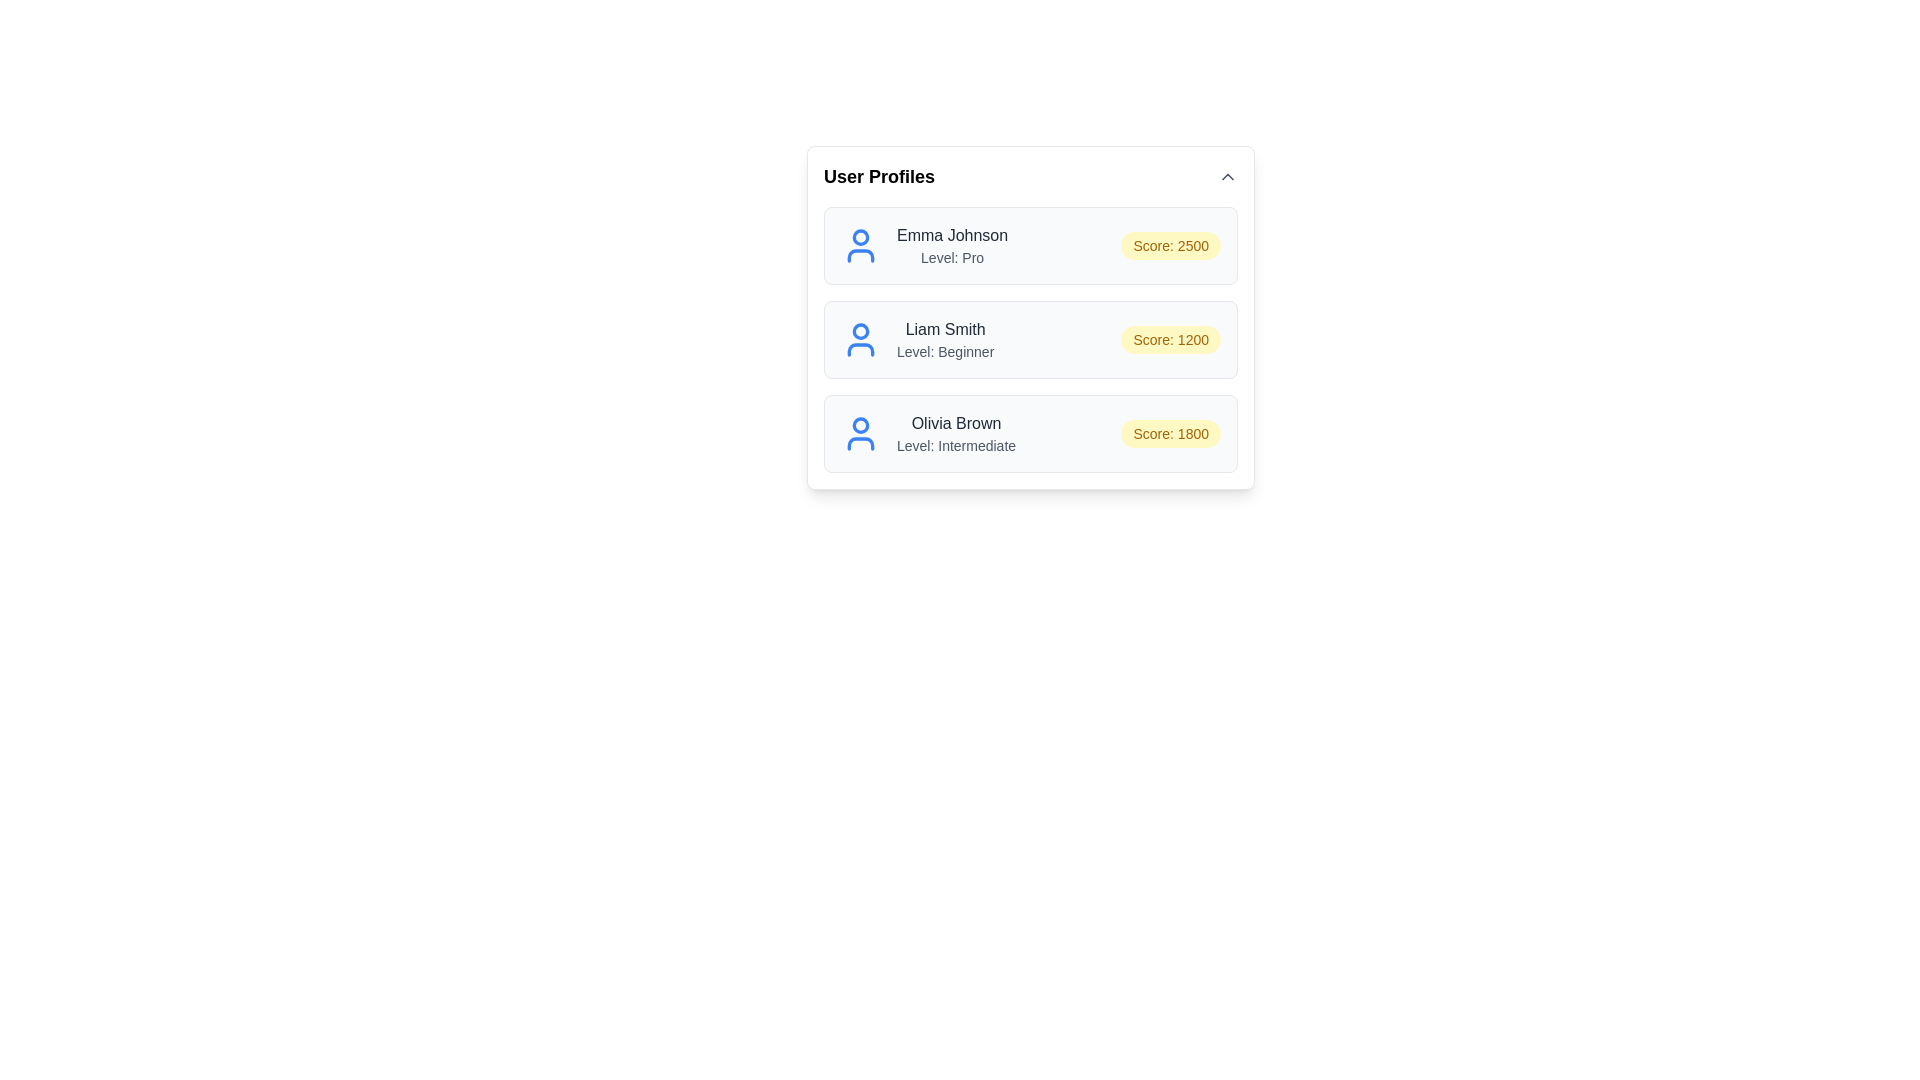  Describe the element at coordinates (955, 423) in the screenshot. I see `the text label displaying 'Olivia Brown' in gray color, which is prominently positioned in the user profile section adjacent to an avatar icon` at that location.